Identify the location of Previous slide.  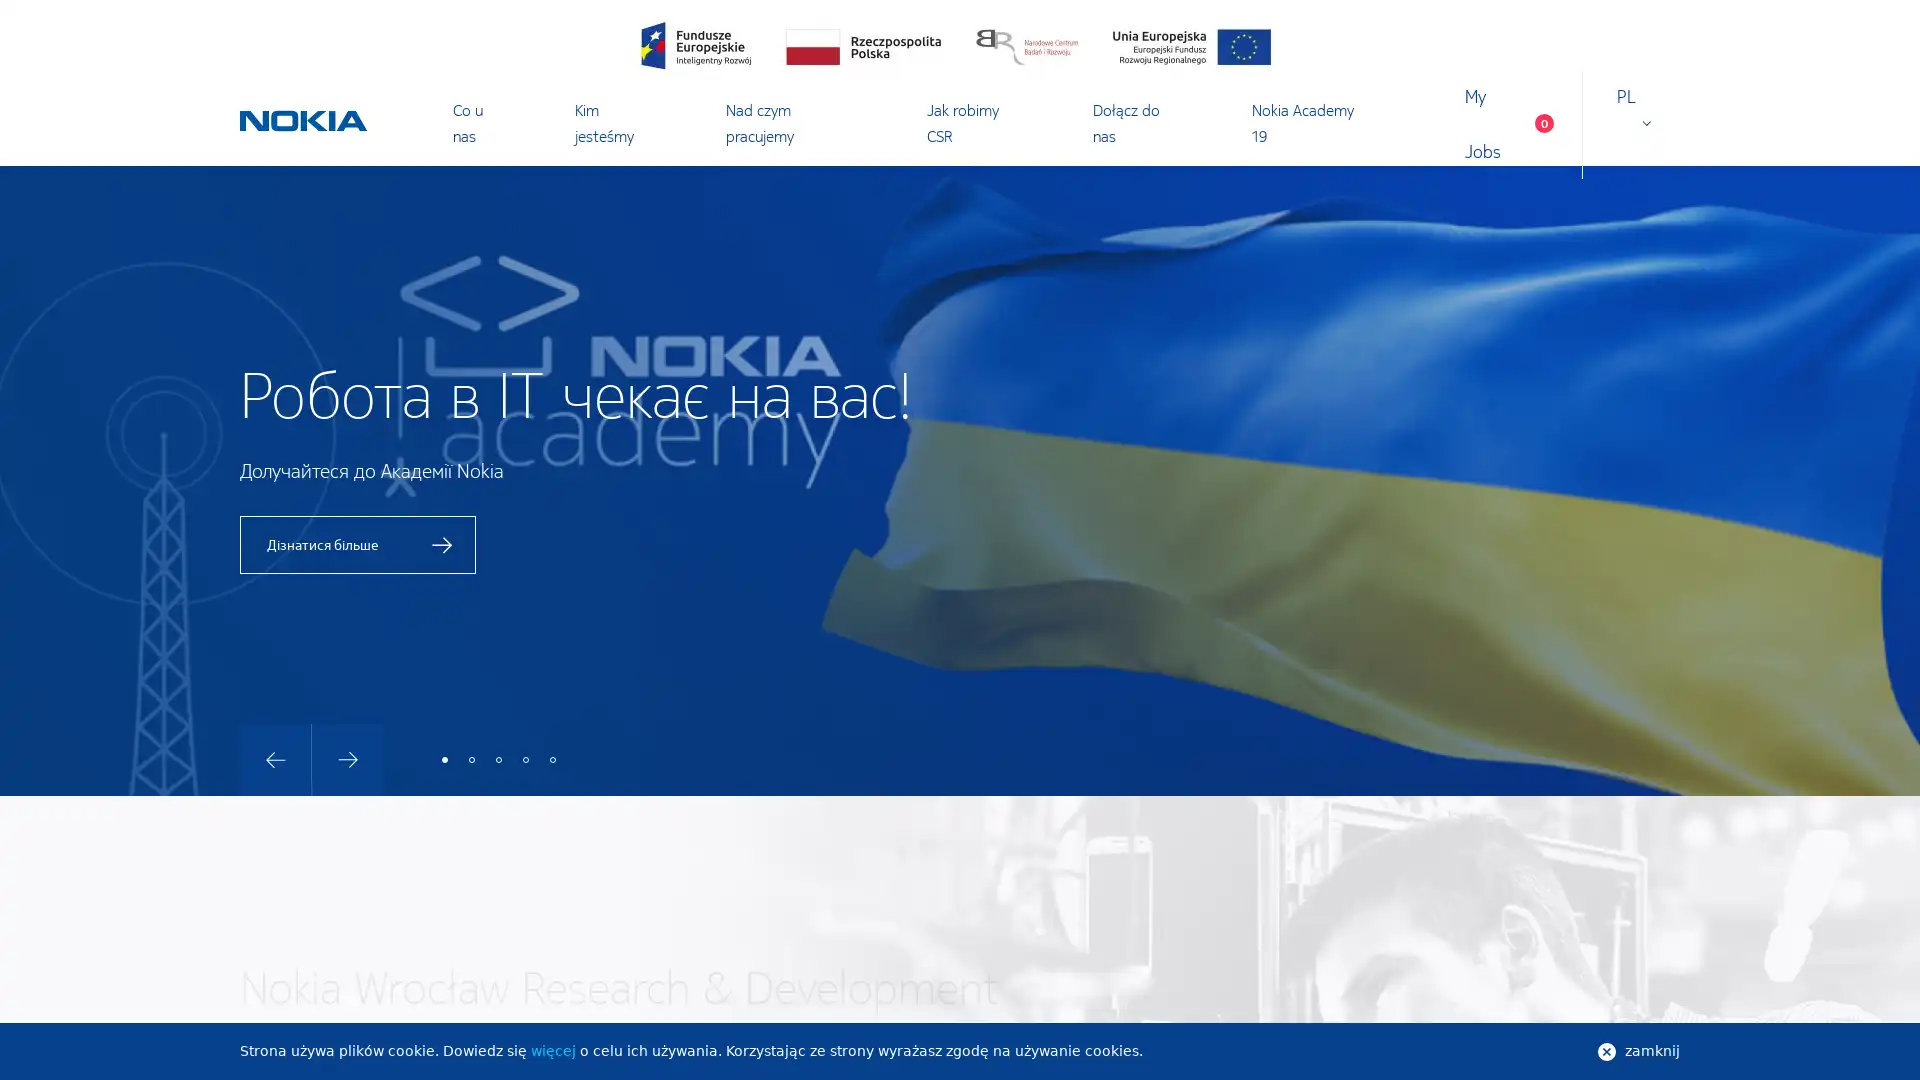
(274, 759).